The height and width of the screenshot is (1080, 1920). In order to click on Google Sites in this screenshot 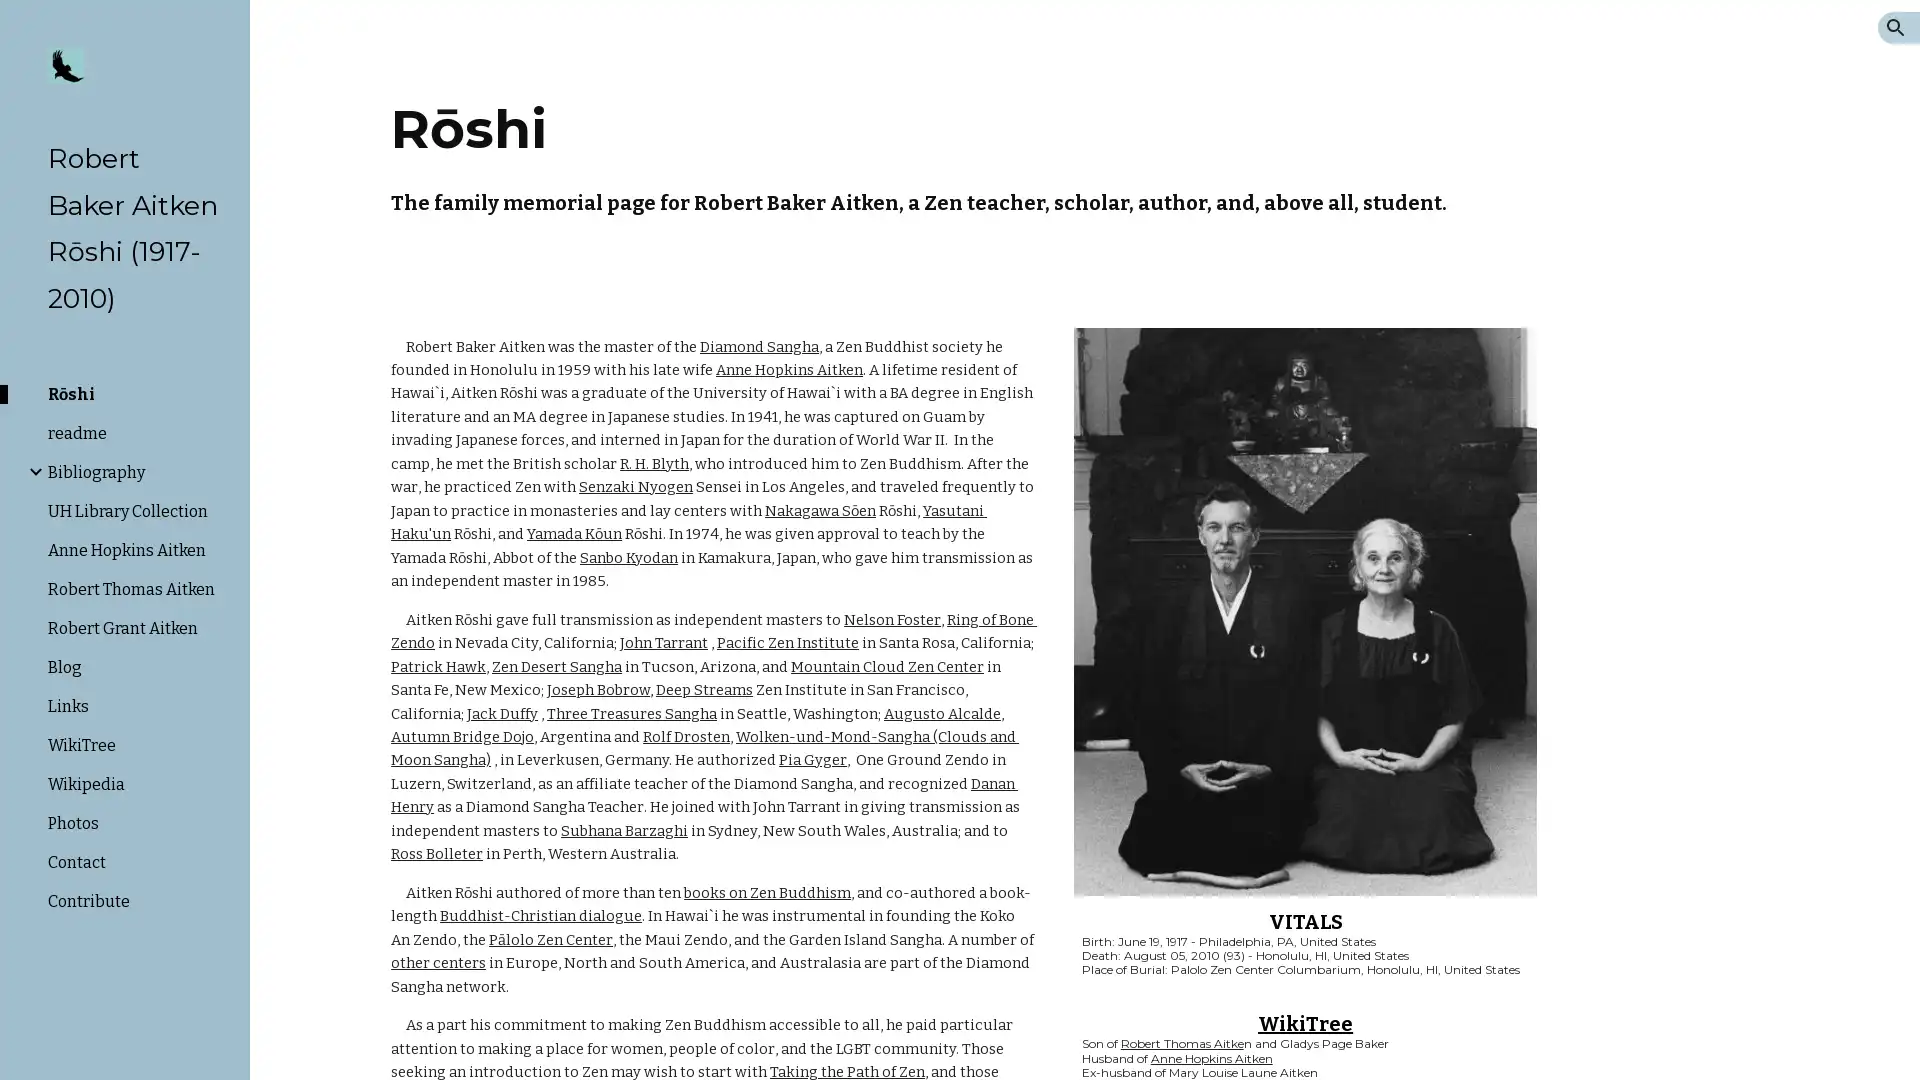, I will do `click(347, 1044)`.